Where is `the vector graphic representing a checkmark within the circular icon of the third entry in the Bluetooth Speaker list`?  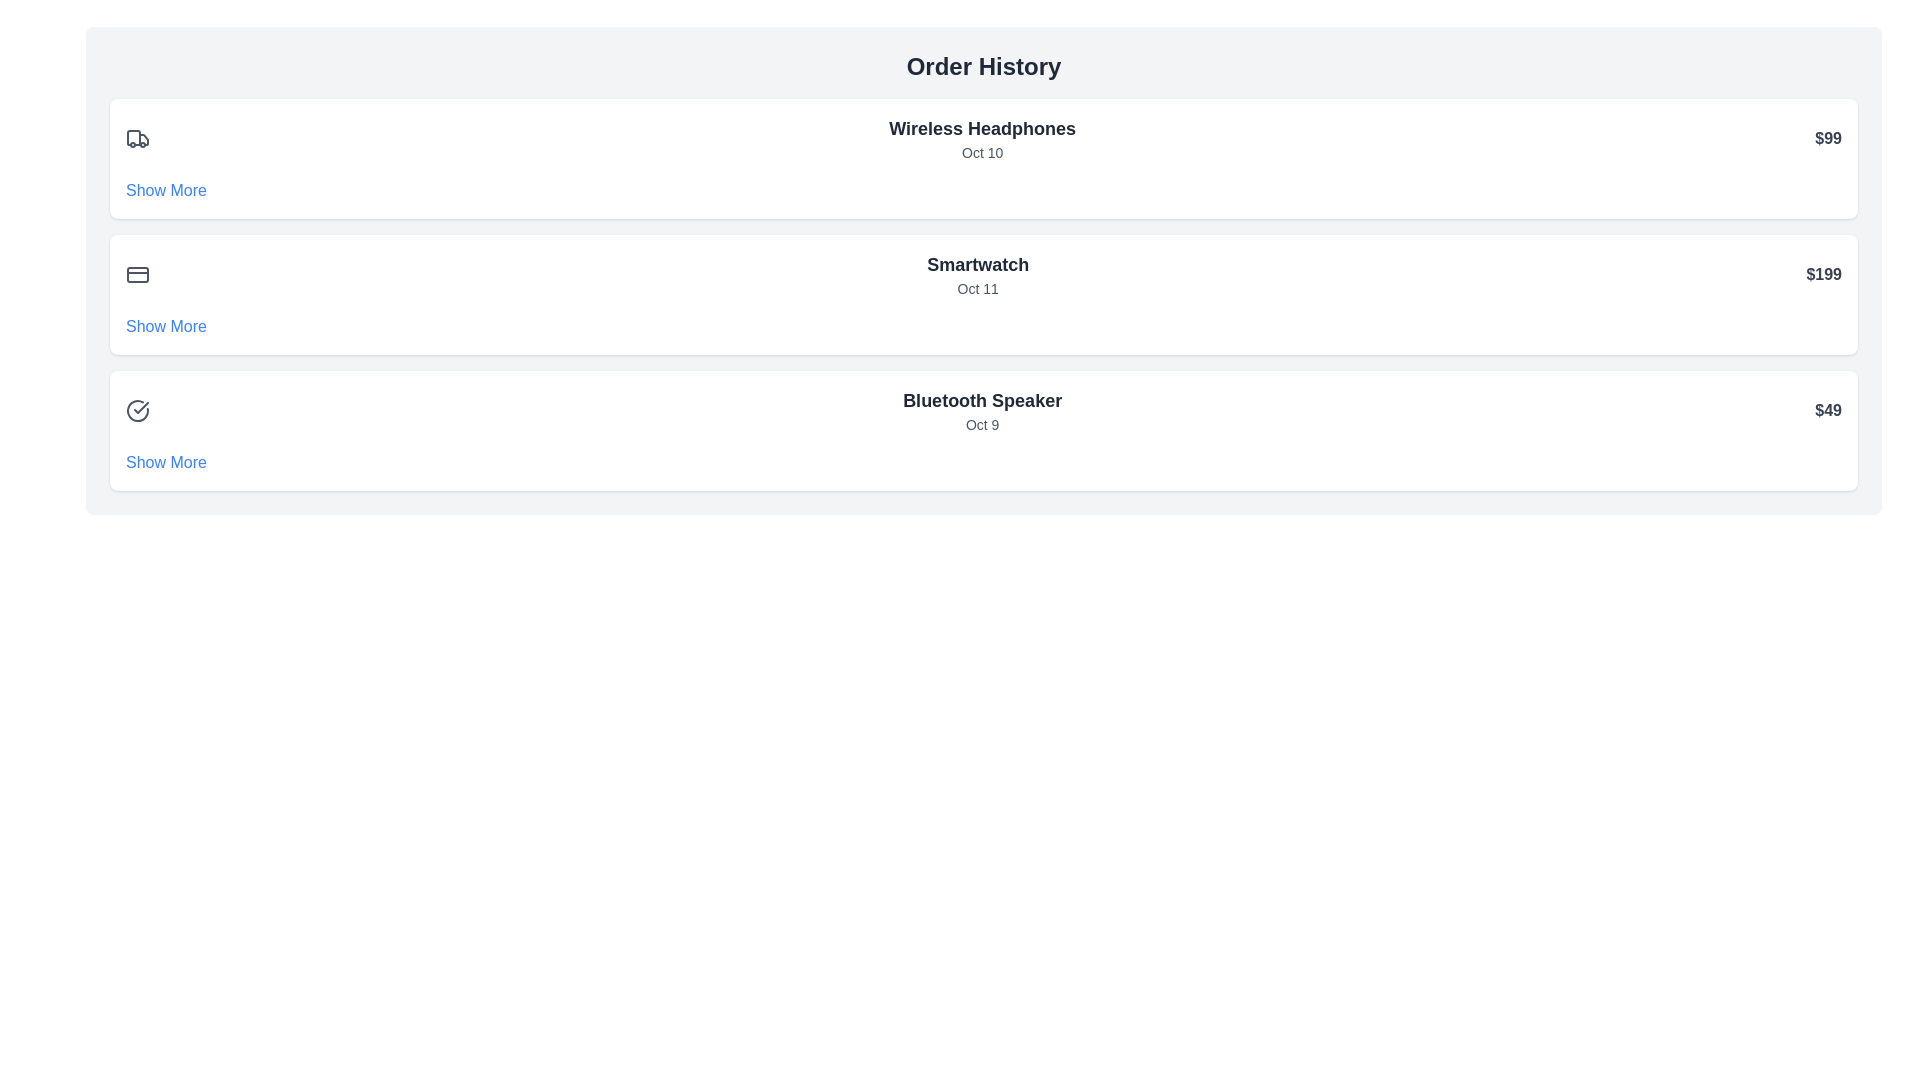
the vector graphic representing a checkmark within the circular icon of the third entry in the Bluetooth Speaker list is located at coordinates (140, 407).